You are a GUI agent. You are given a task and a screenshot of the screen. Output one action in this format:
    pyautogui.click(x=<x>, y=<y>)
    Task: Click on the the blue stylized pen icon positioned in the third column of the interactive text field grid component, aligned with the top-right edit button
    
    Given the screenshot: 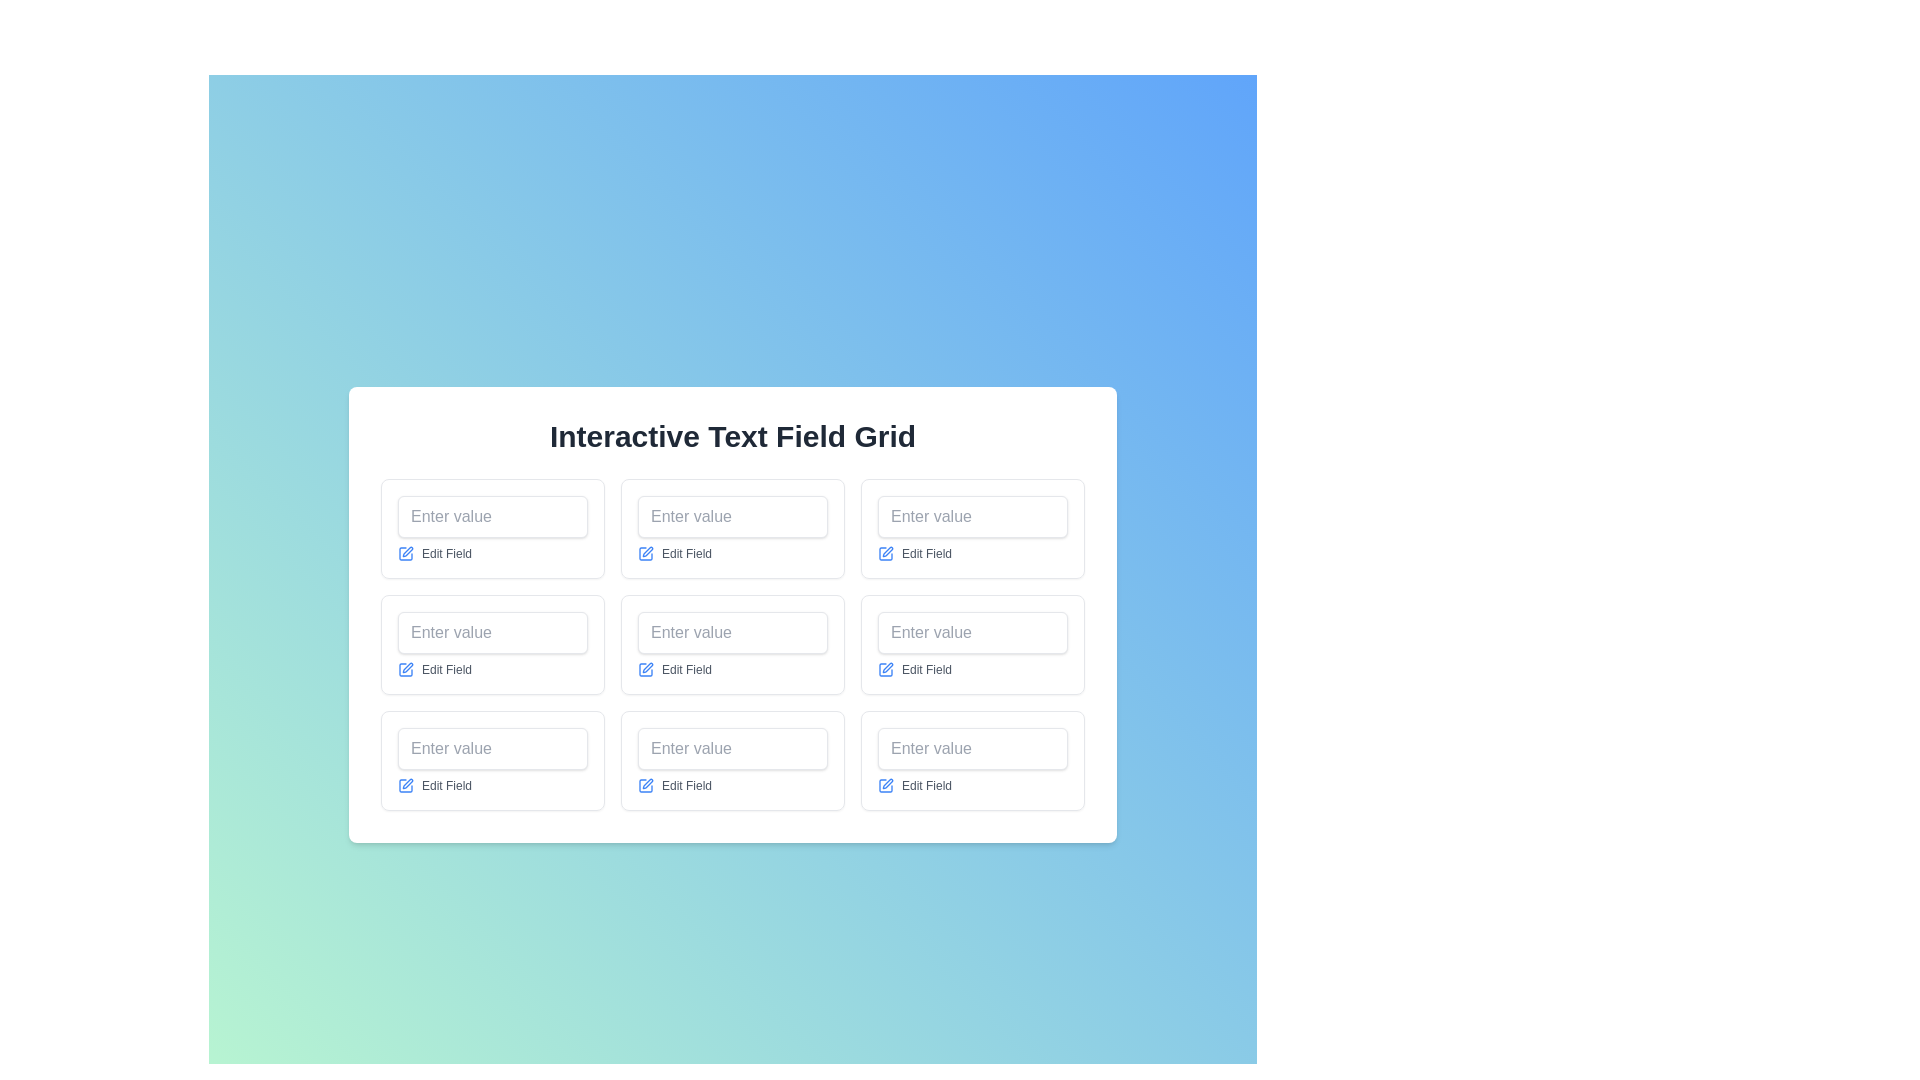 What is the action you would take?
    pyautogui.click(x=887, y=551)
    